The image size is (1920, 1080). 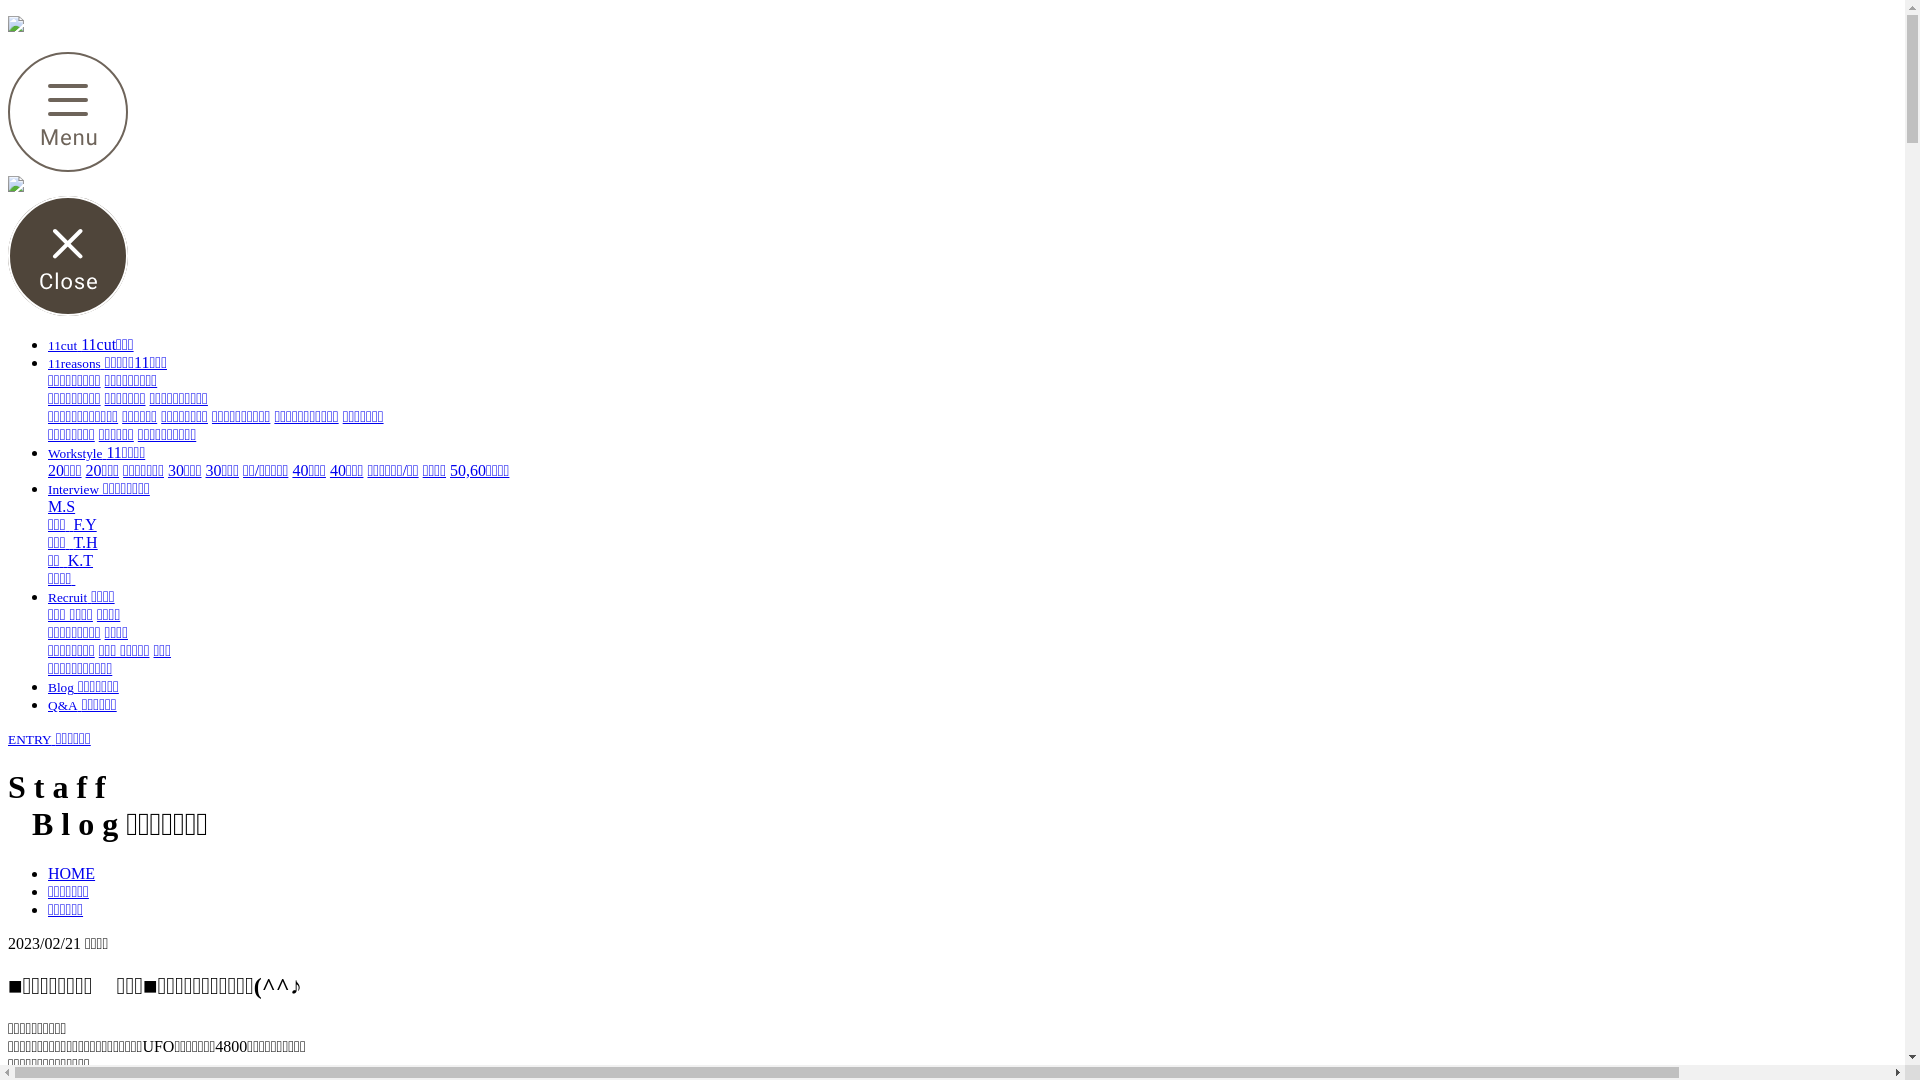 What do you see at coordinates (48, 872) in the screenshot?
I see `'HOME'` at bounding box center [48, 872].